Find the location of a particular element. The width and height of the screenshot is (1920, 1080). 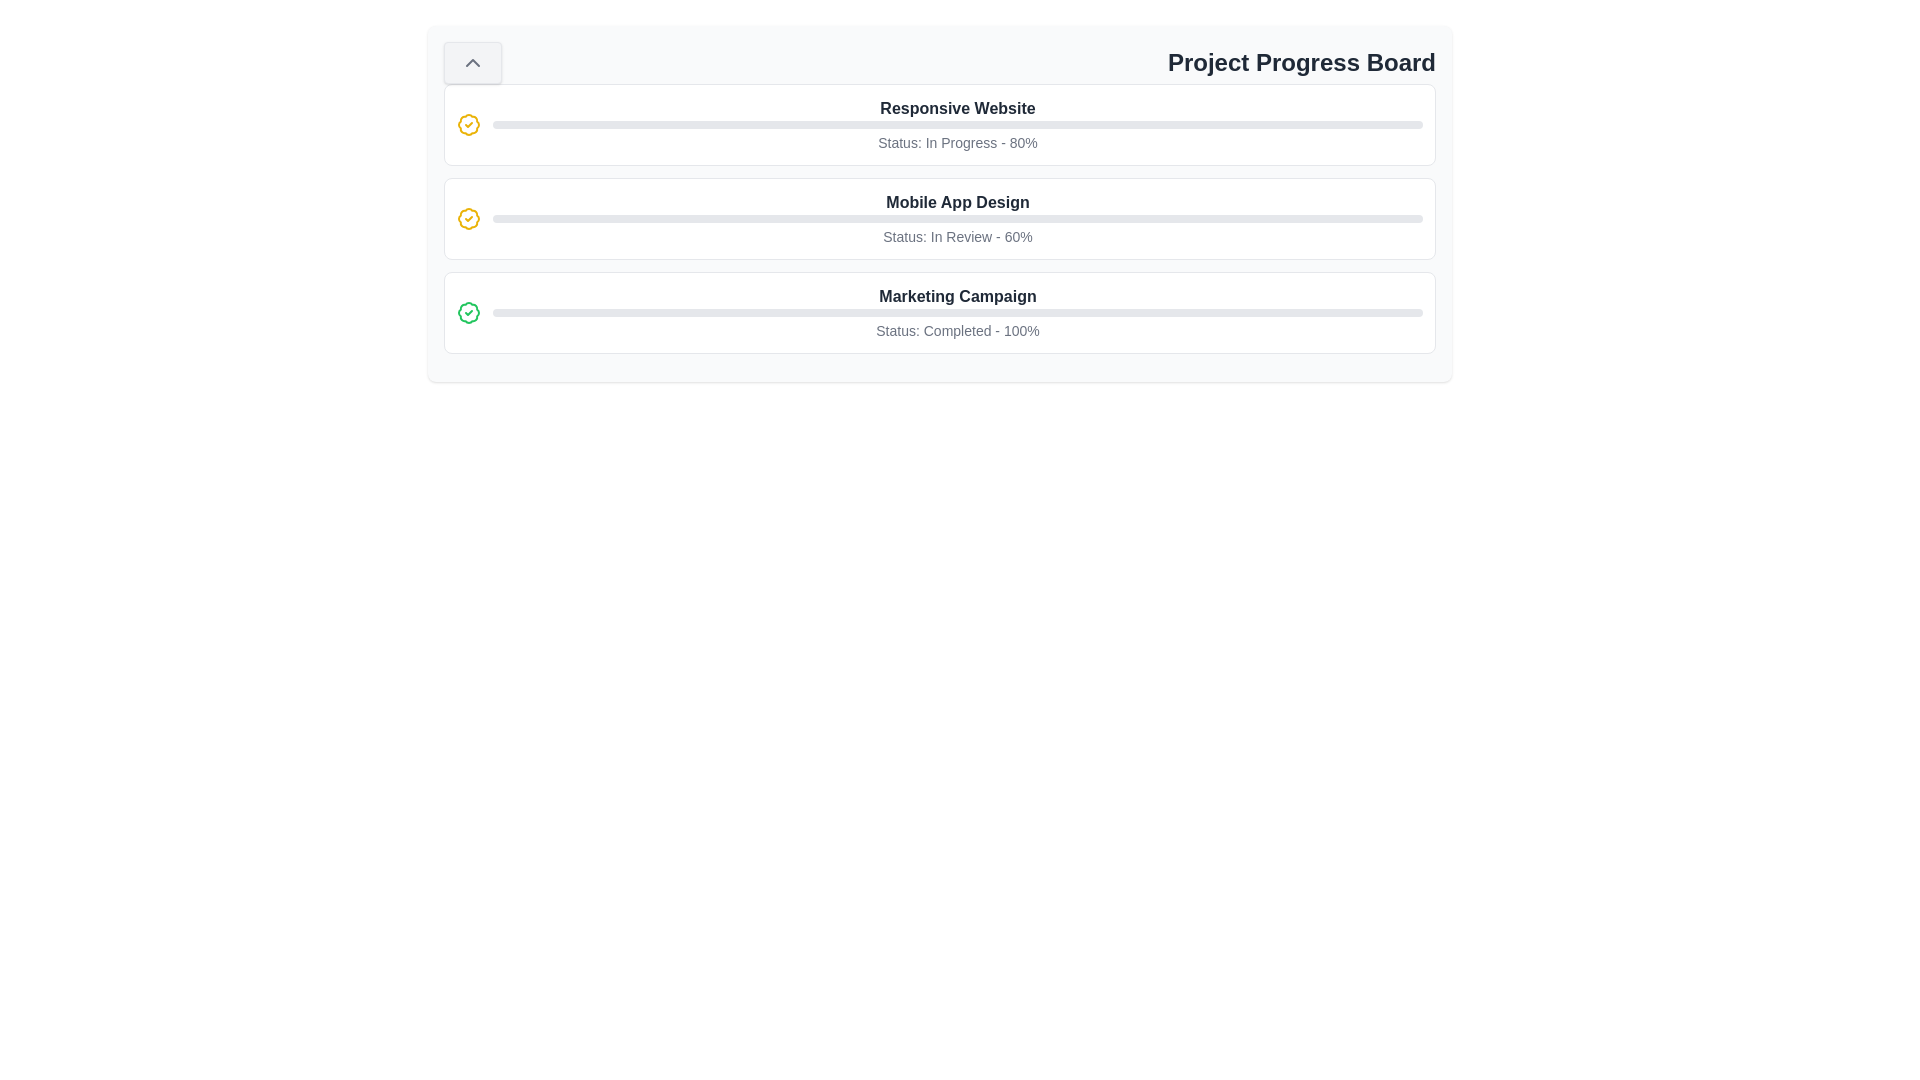

yellow circular status badge with a wavy outline and check icon located in the second row of the status indicators group is located at coordinates (468, 124).